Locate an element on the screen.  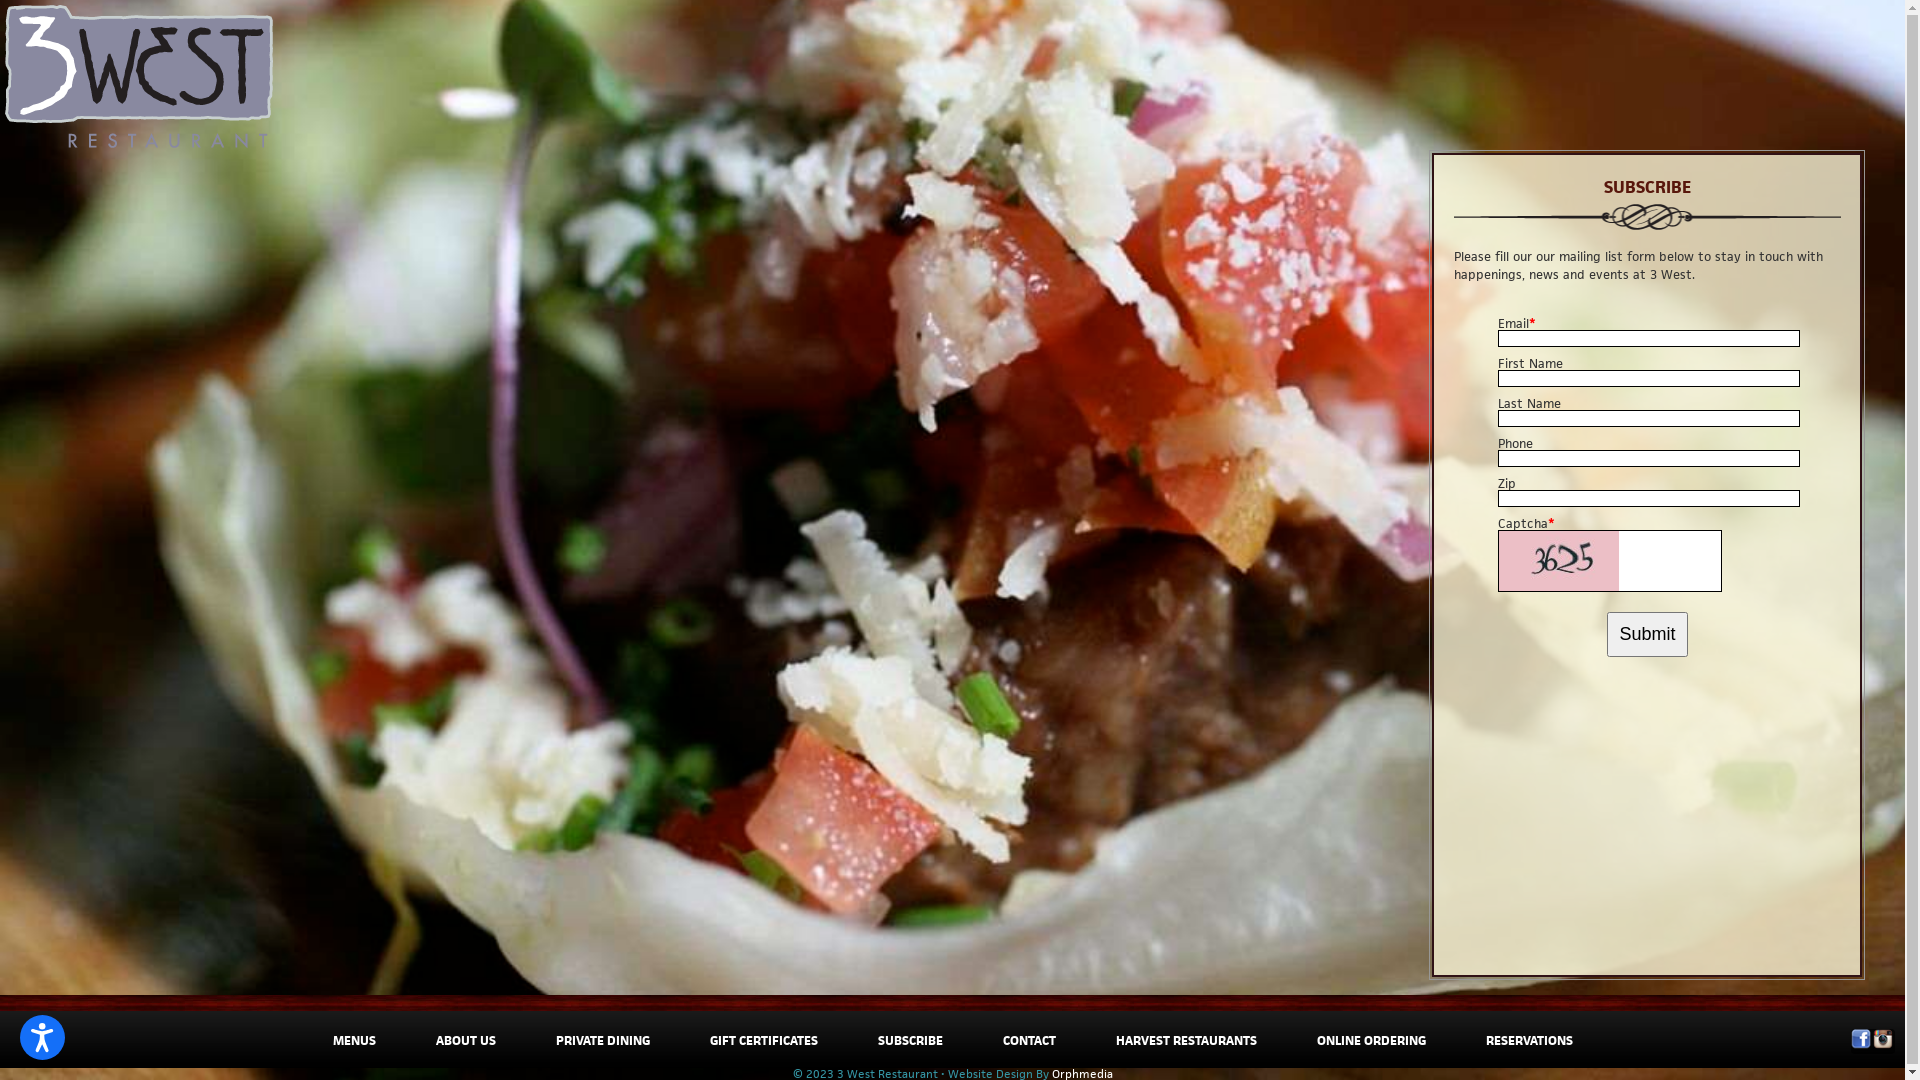
'ABOUT US' is located at coordinates (464, 1039).